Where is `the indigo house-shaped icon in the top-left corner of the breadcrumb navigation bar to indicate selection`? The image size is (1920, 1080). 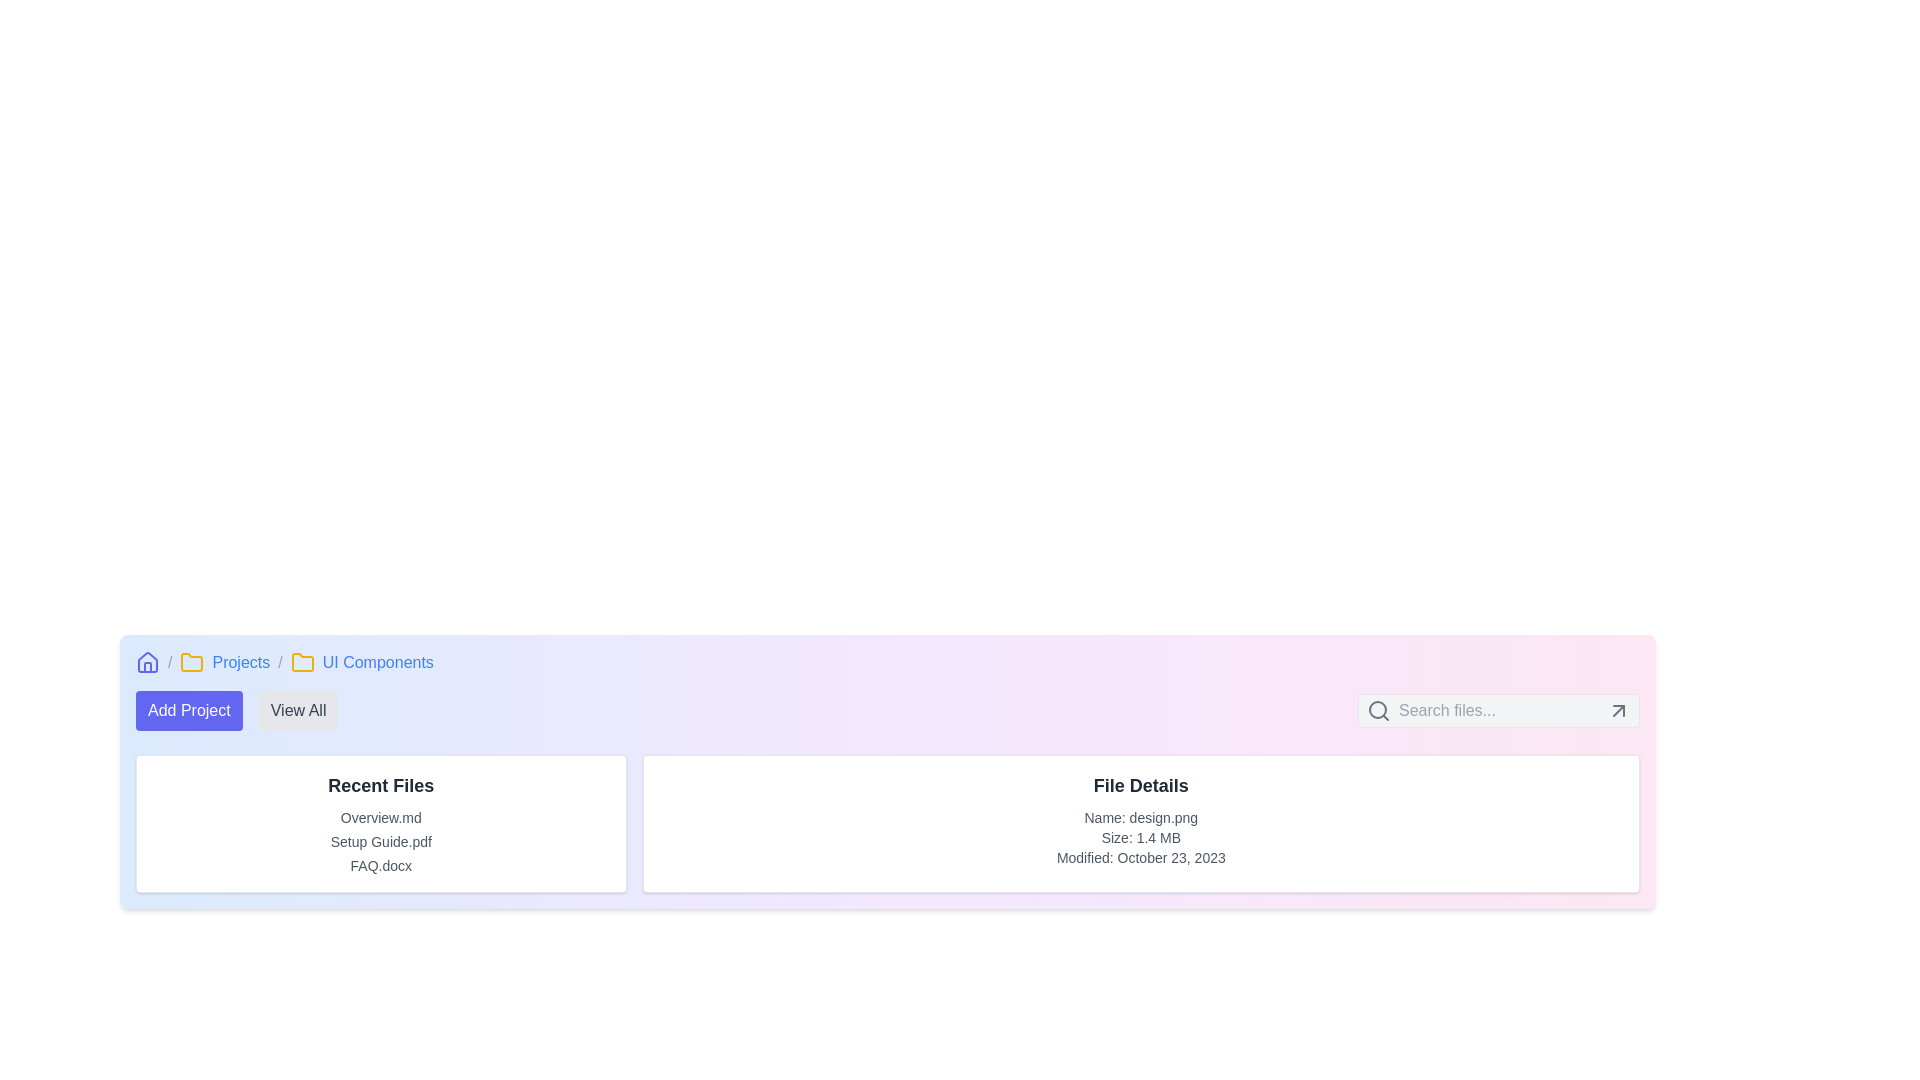 the indigo house-shaped icon in the top-left corner of the breadcrumb navigation bar to indicate selection is located at coordinates (147, 663).